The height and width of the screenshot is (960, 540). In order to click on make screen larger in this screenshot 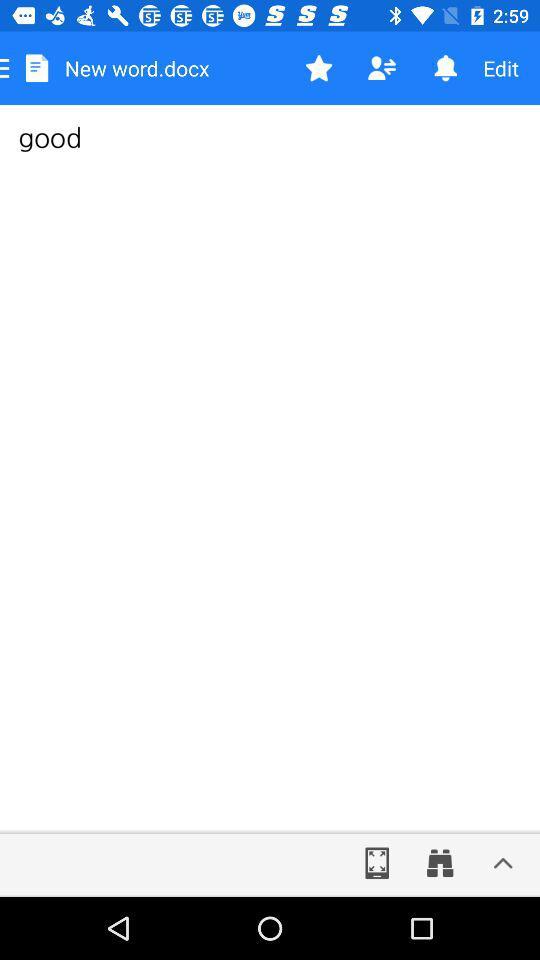, I will do `click(377, 862)`.